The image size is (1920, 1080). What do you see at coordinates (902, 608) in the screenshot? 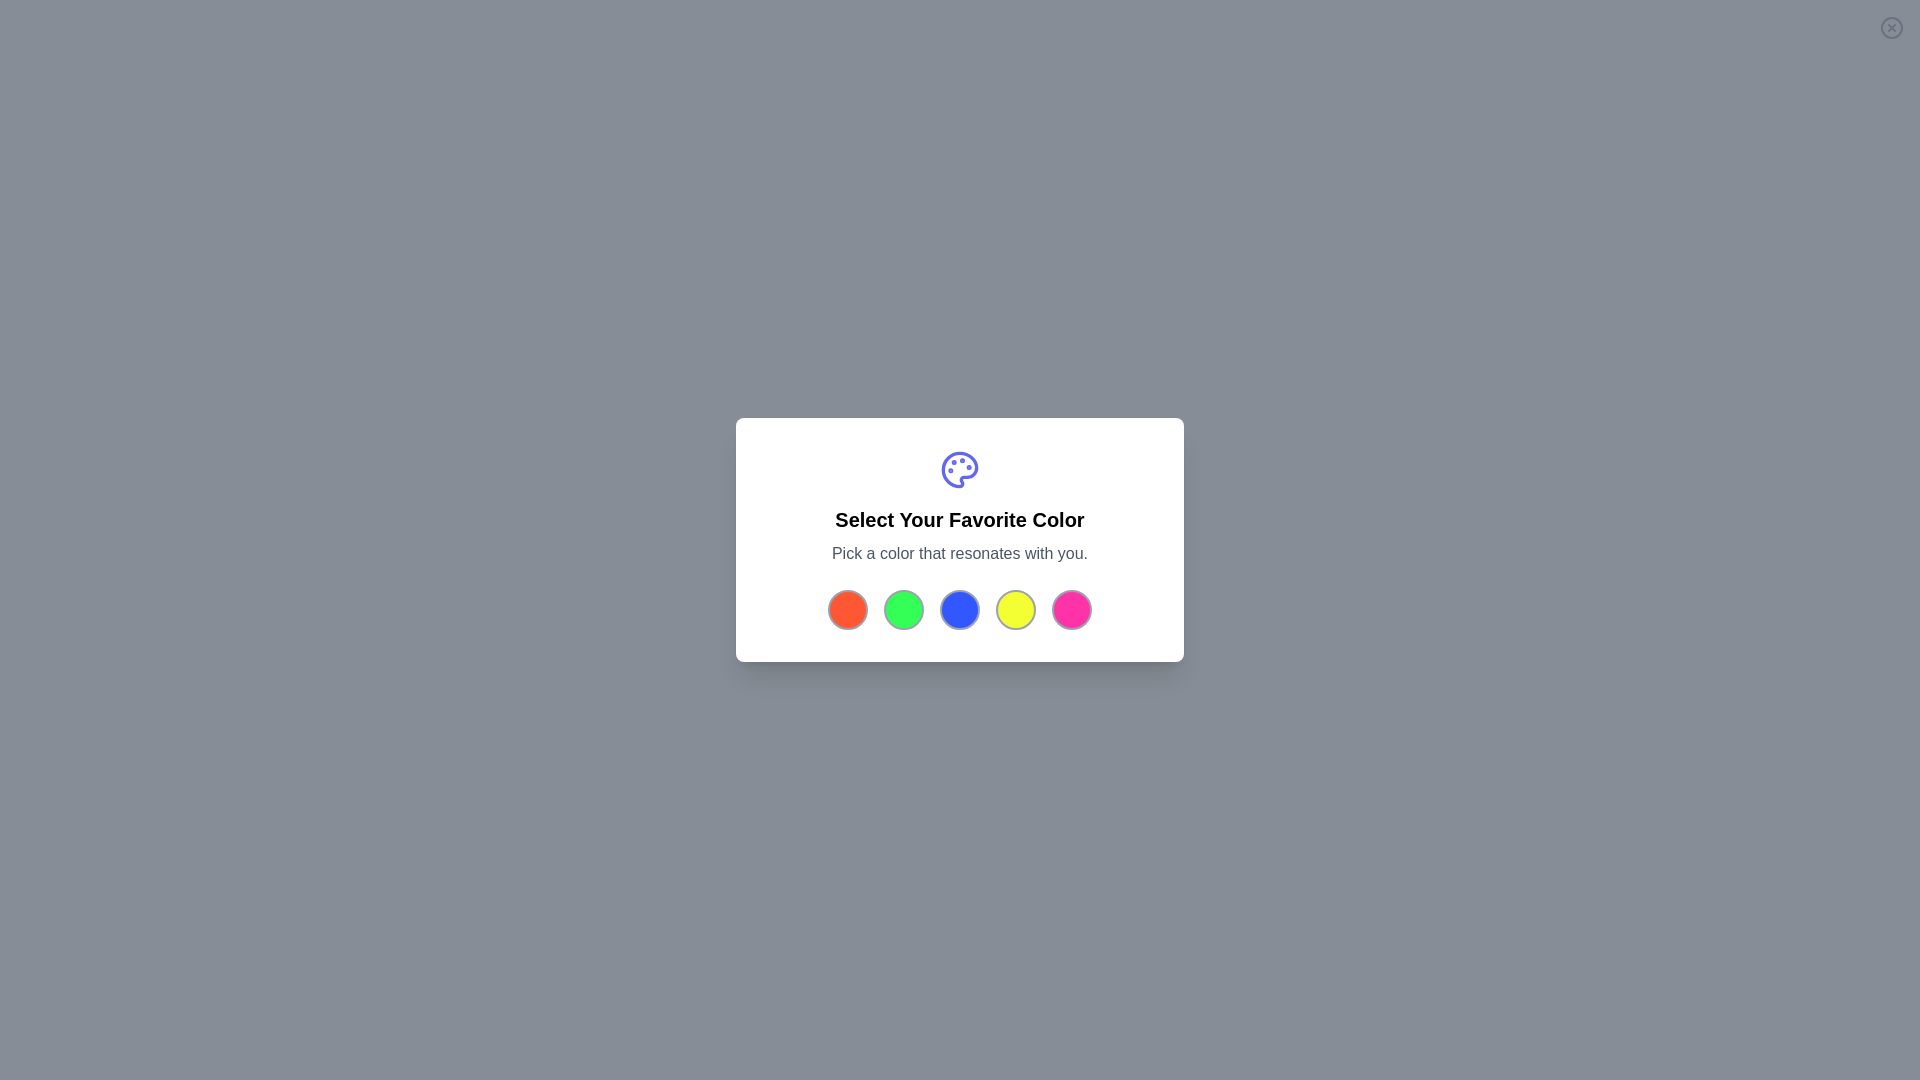
I see `the color button corresponding to green` at bounding box center [902, 608].